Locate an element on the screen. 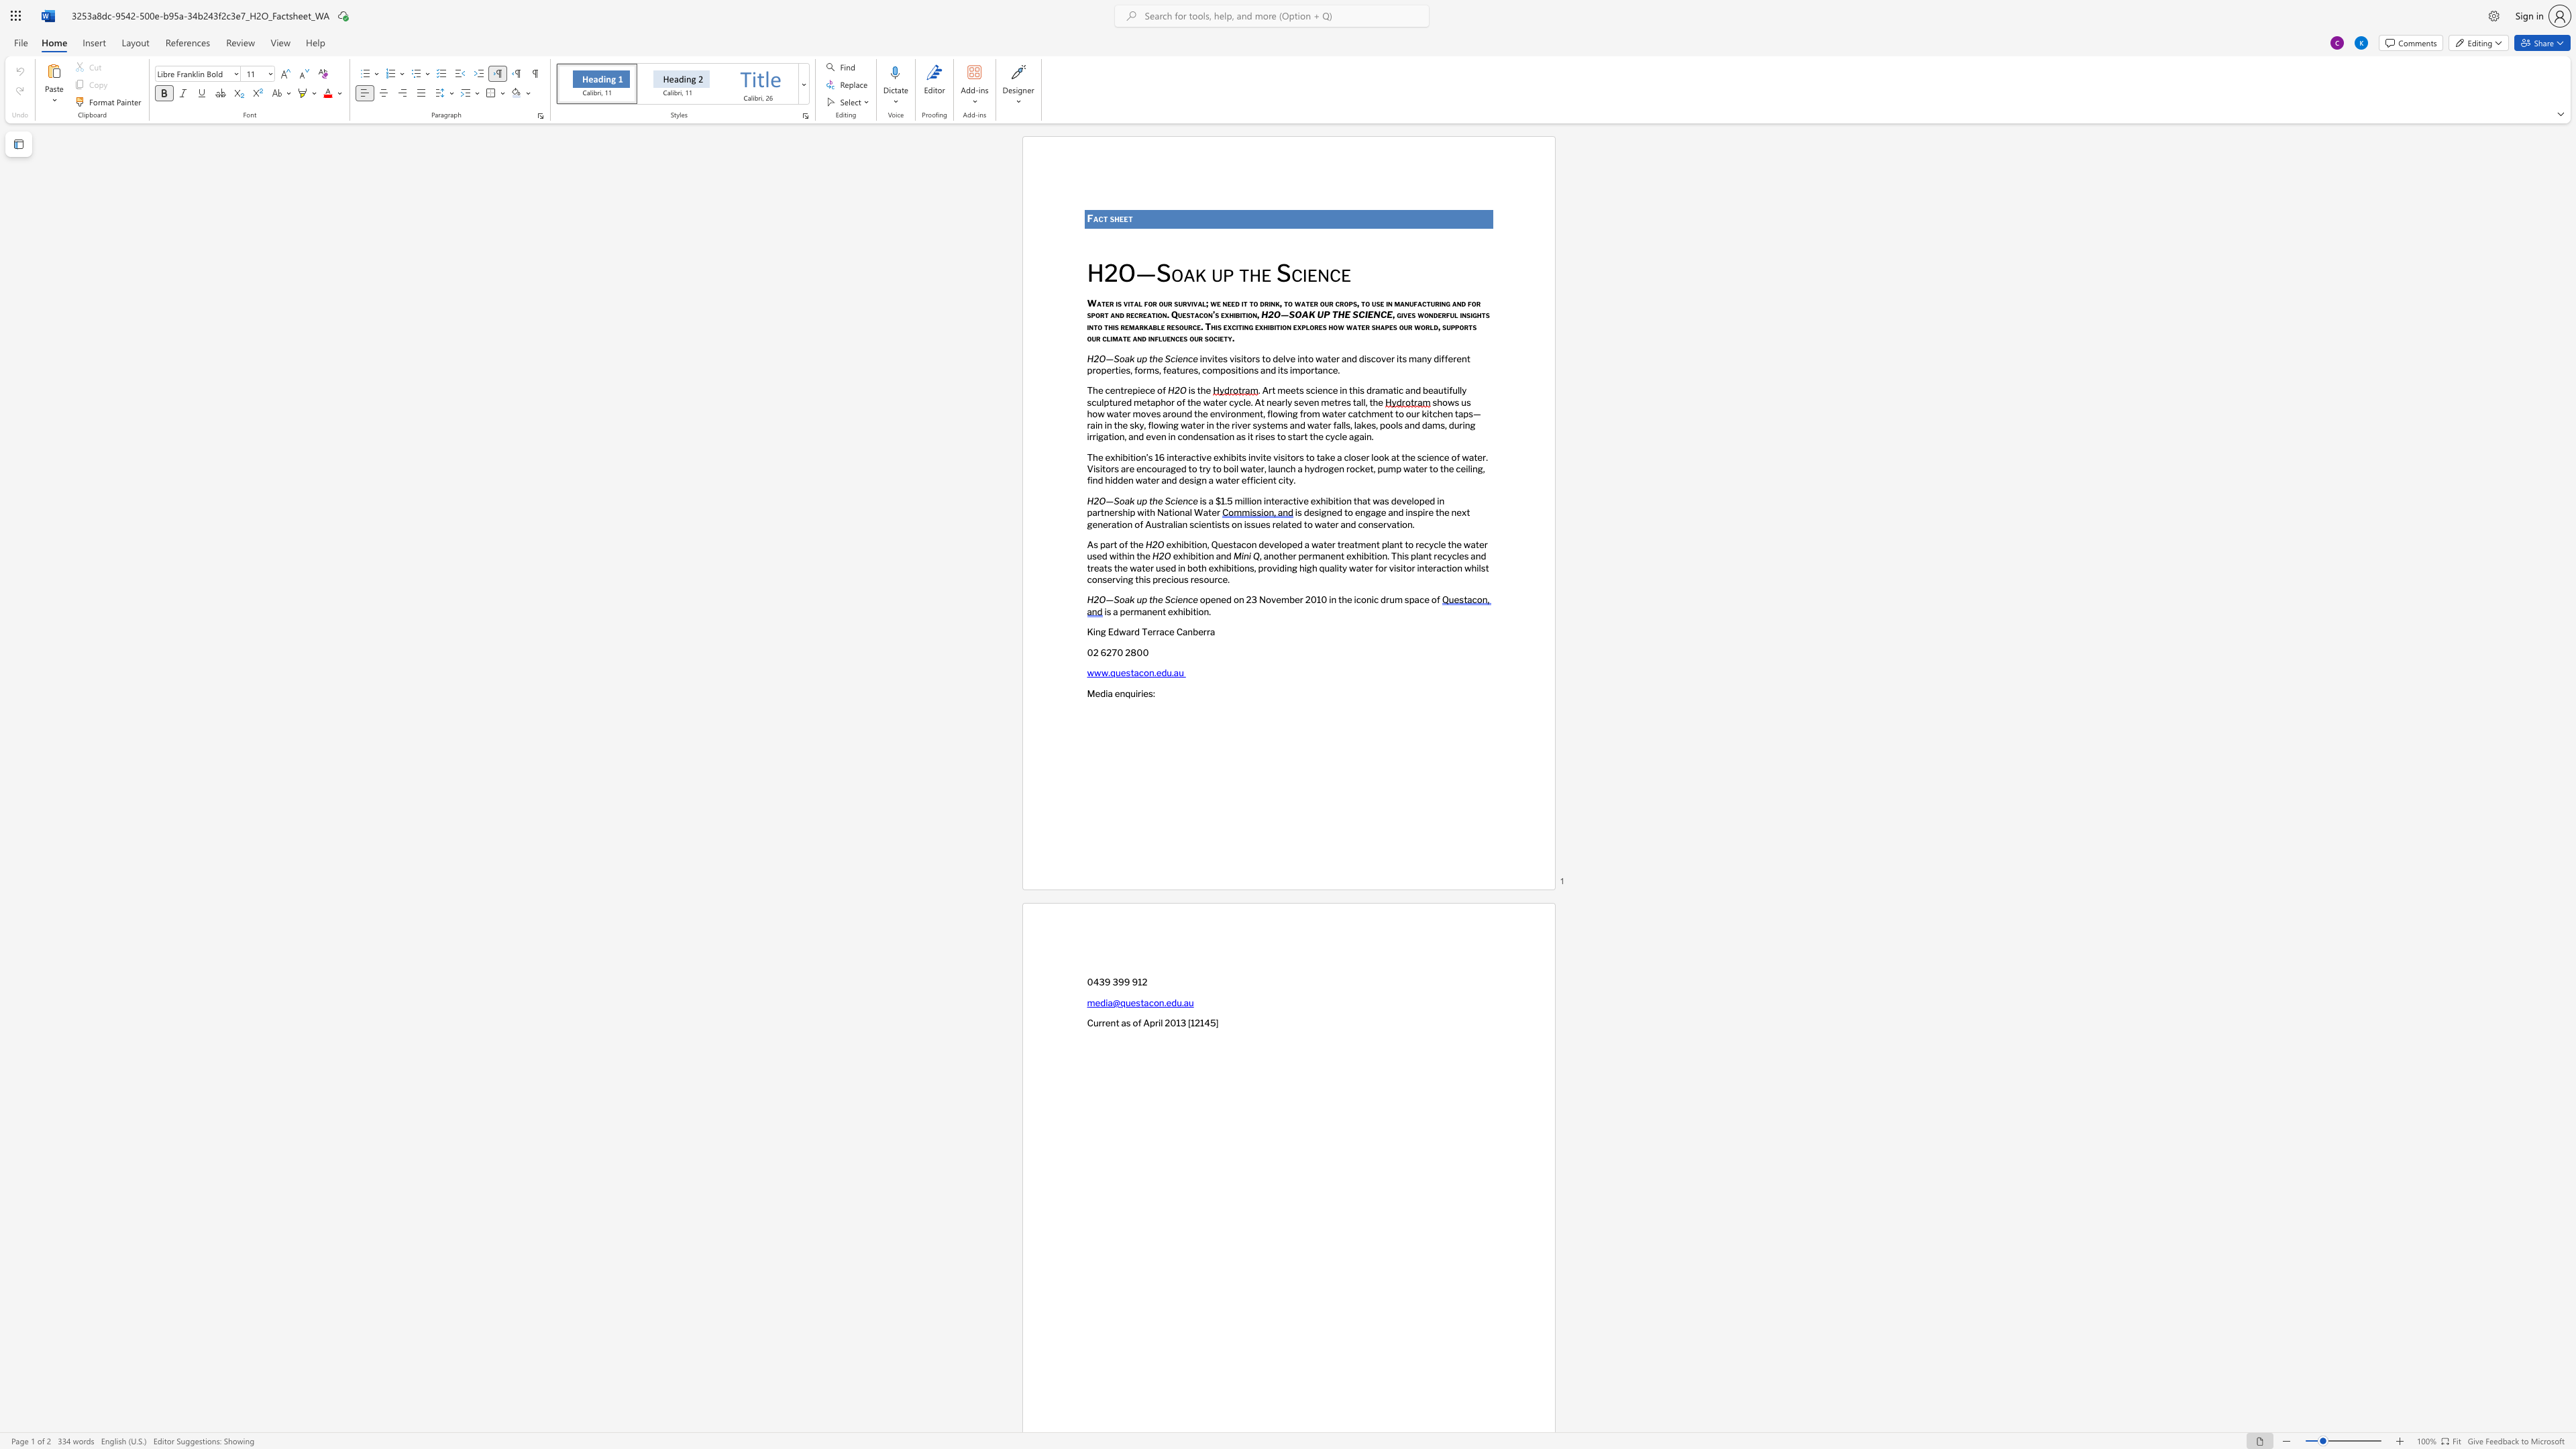  the subset text "he Sci" within the text "H2O—Soak up the Science" is located at coordinates (1152, 500).